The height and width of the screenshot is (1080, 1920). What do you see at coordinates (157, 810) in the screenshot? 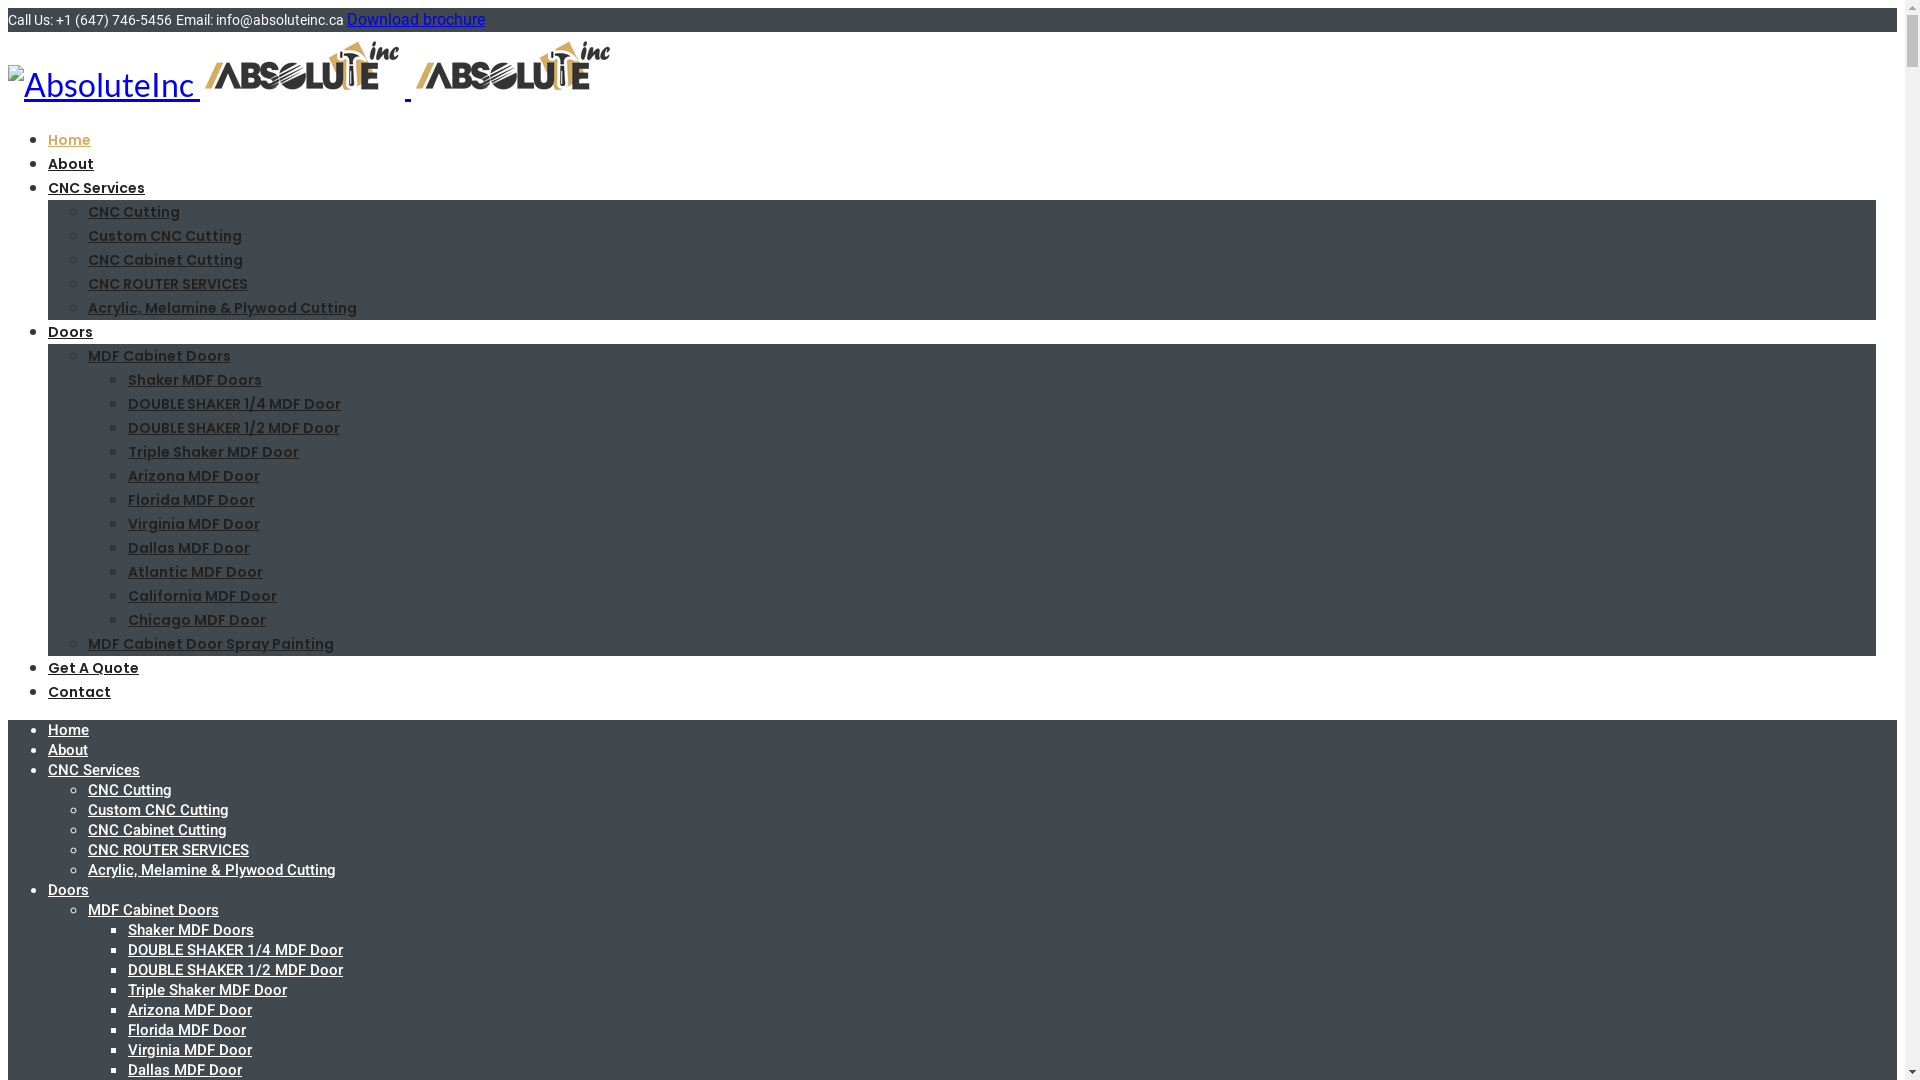
I see `'Custom CNC Cutting'` at bounding box center [157, 810].